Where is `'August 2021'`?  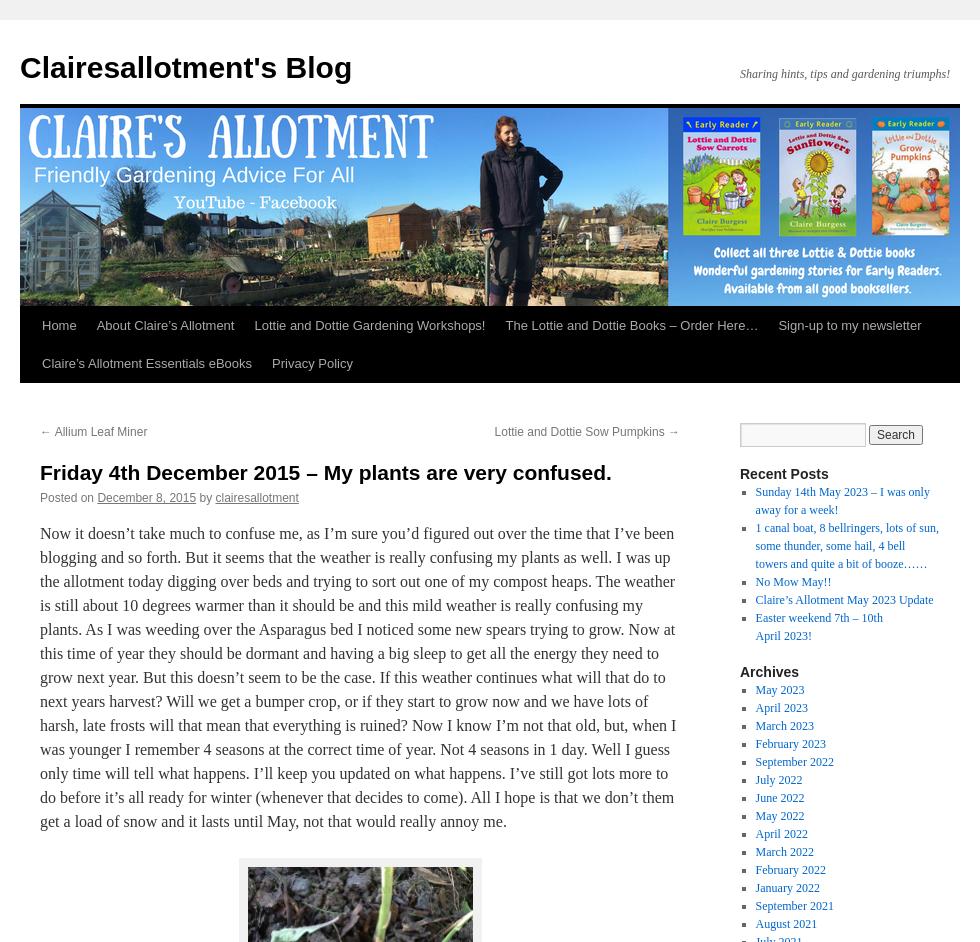 'August 2021' is located at coordinates (785, 923).